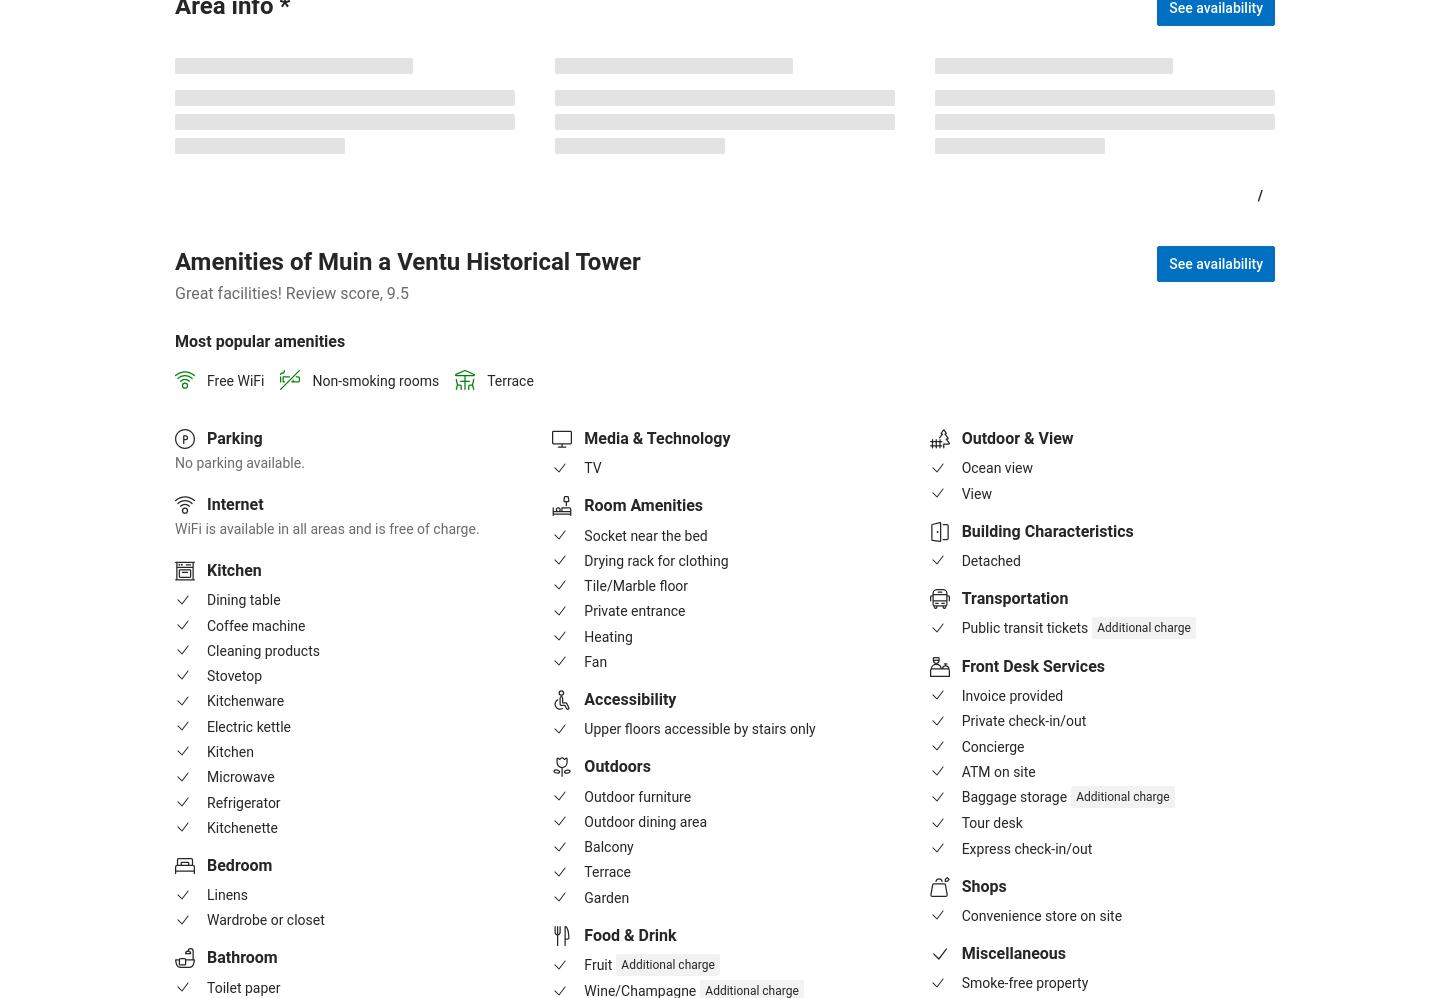 The width and height of the screenshot is (1450, 998). I want to click on 'Tour desk', so click(960, 822).